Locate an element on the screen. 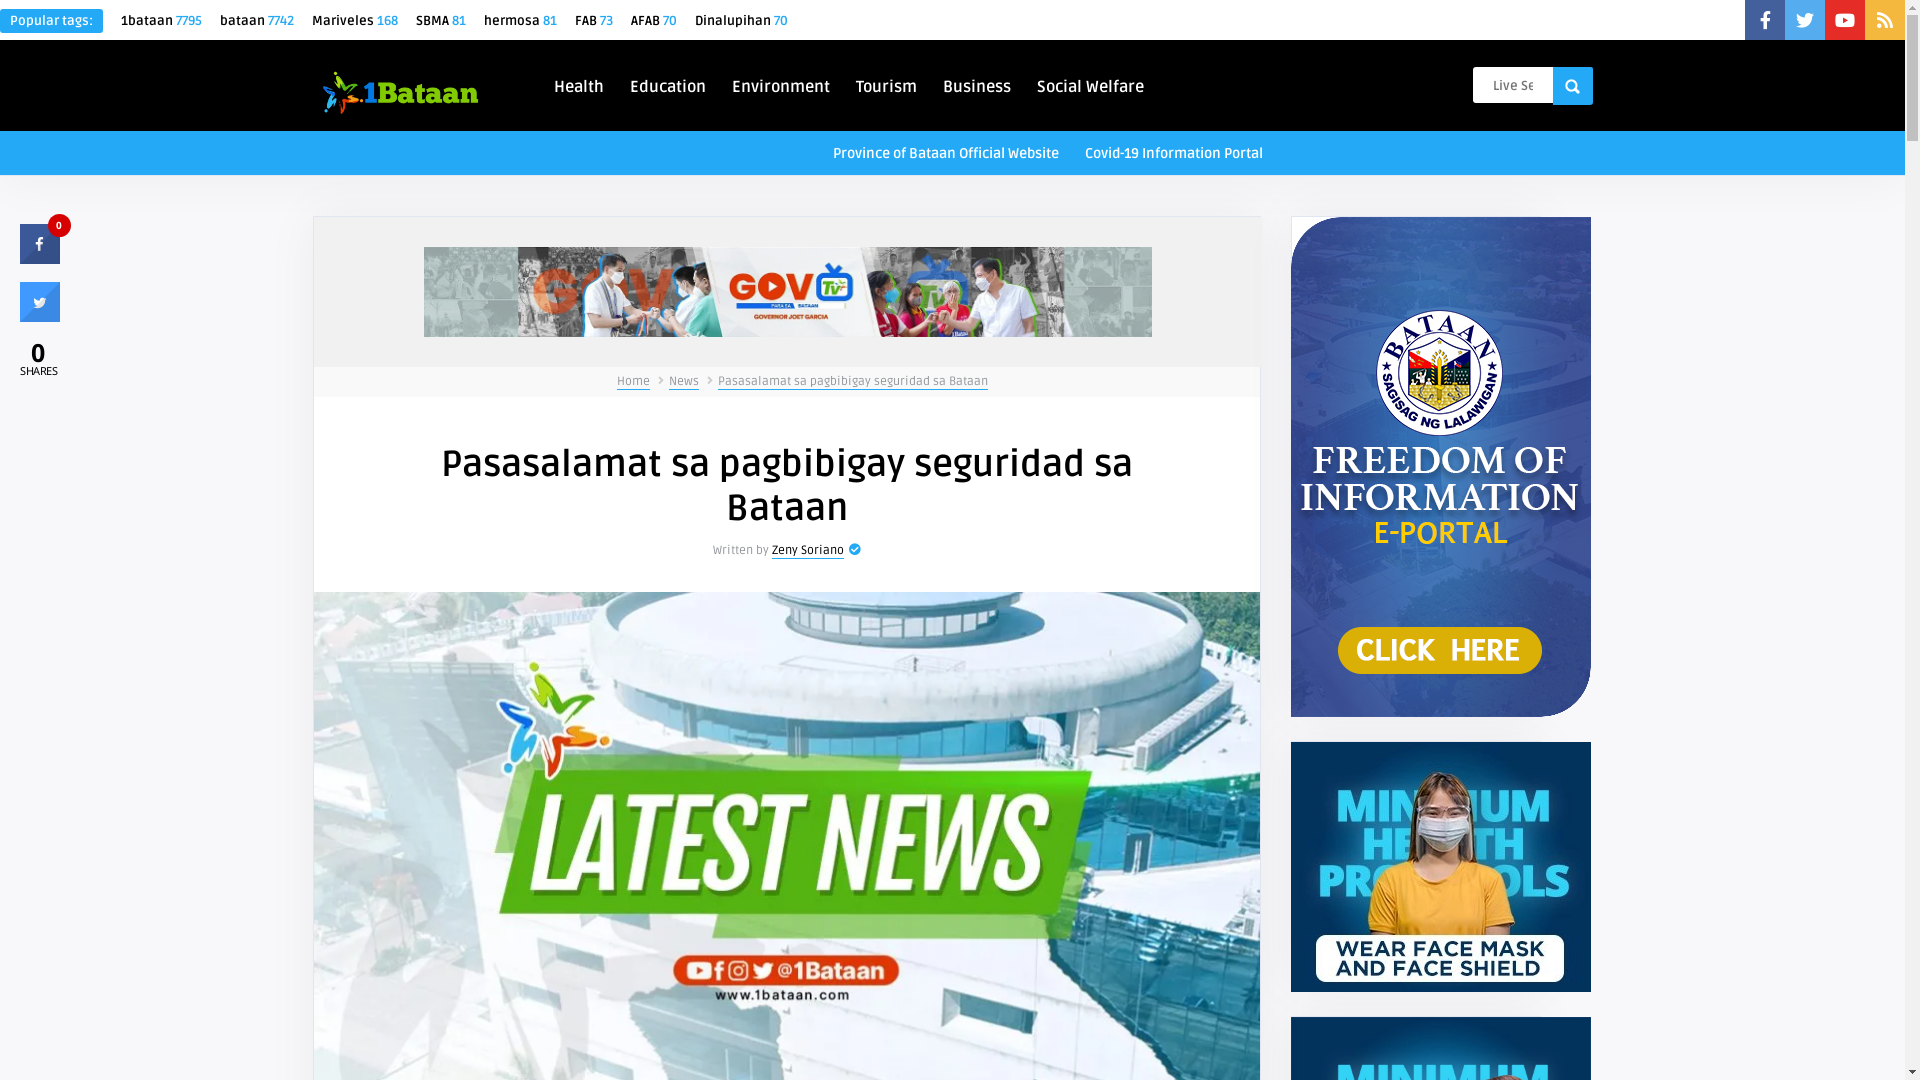  'Covid-19 Information Portal' is located at coordinates (1174, 150).